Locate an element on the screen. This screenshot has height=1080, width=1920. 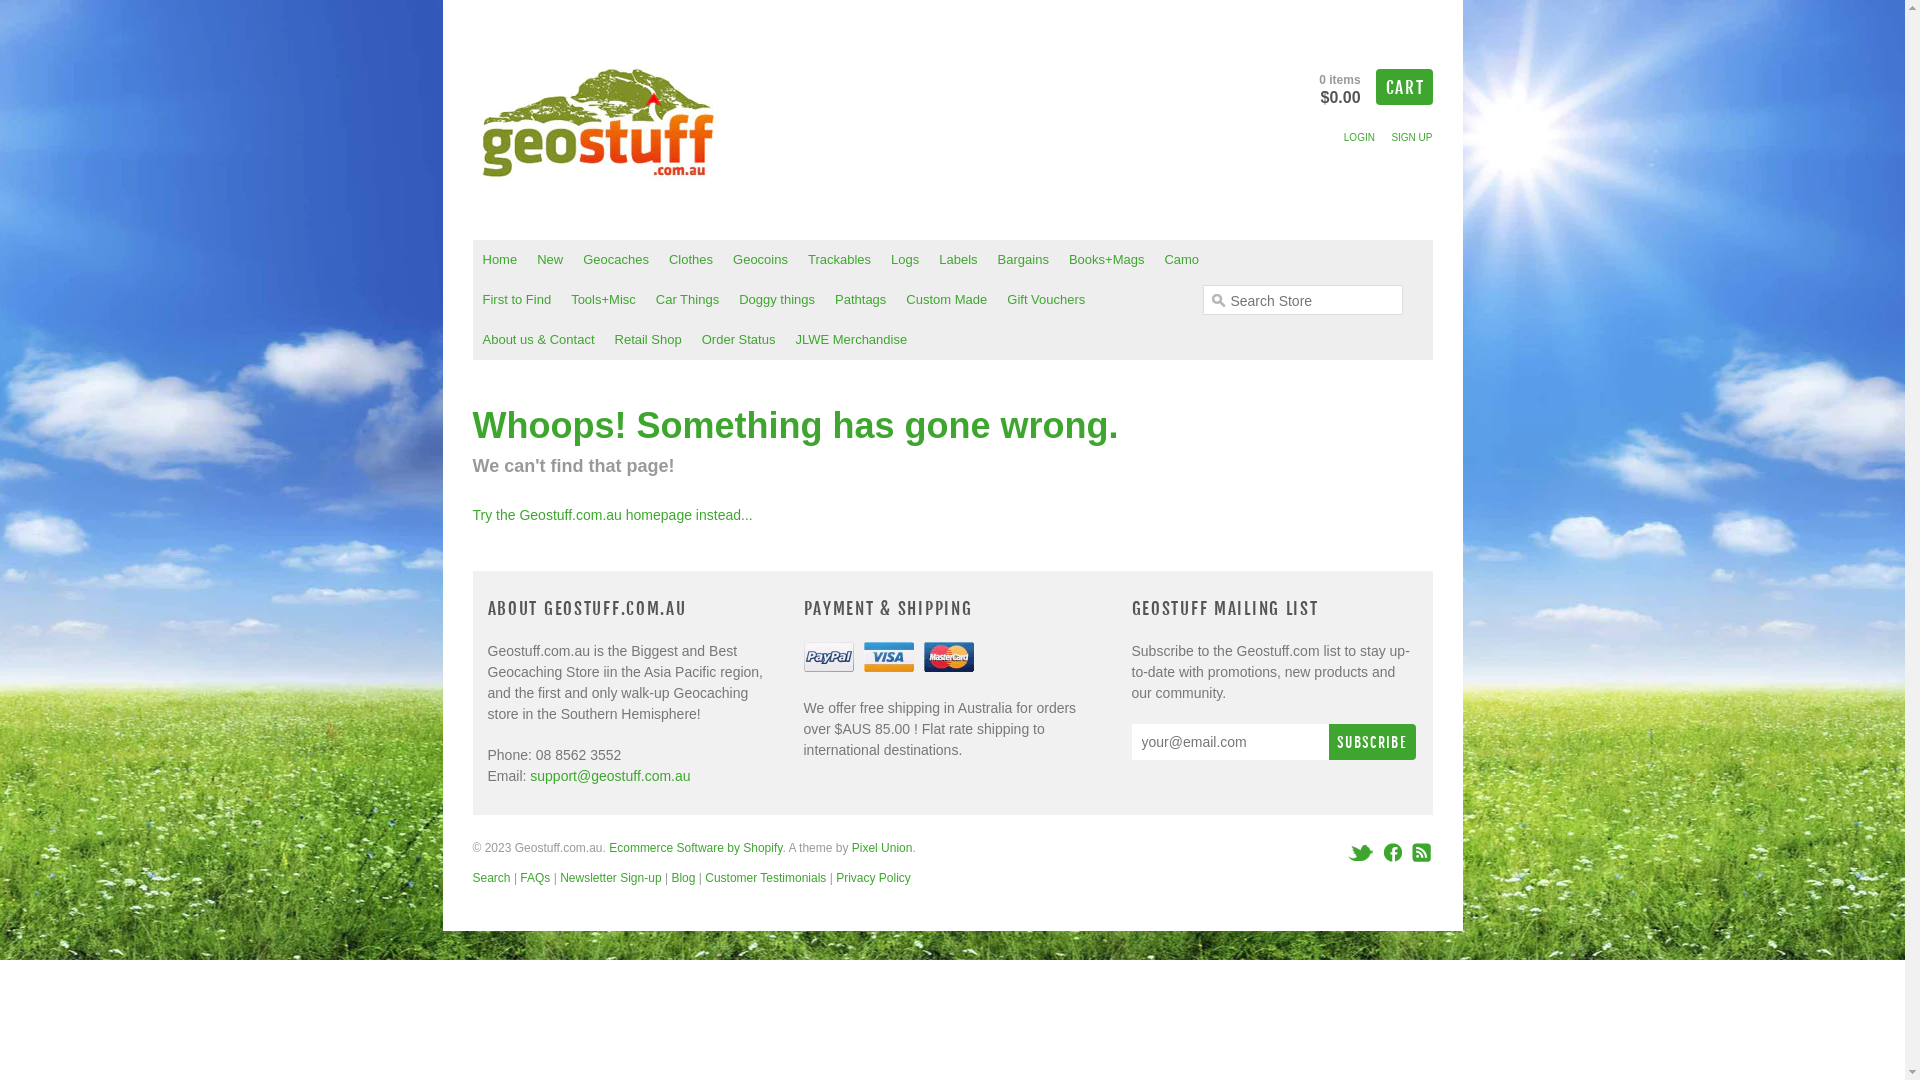
'Retail Shop' is located at coordinates (648, 338).